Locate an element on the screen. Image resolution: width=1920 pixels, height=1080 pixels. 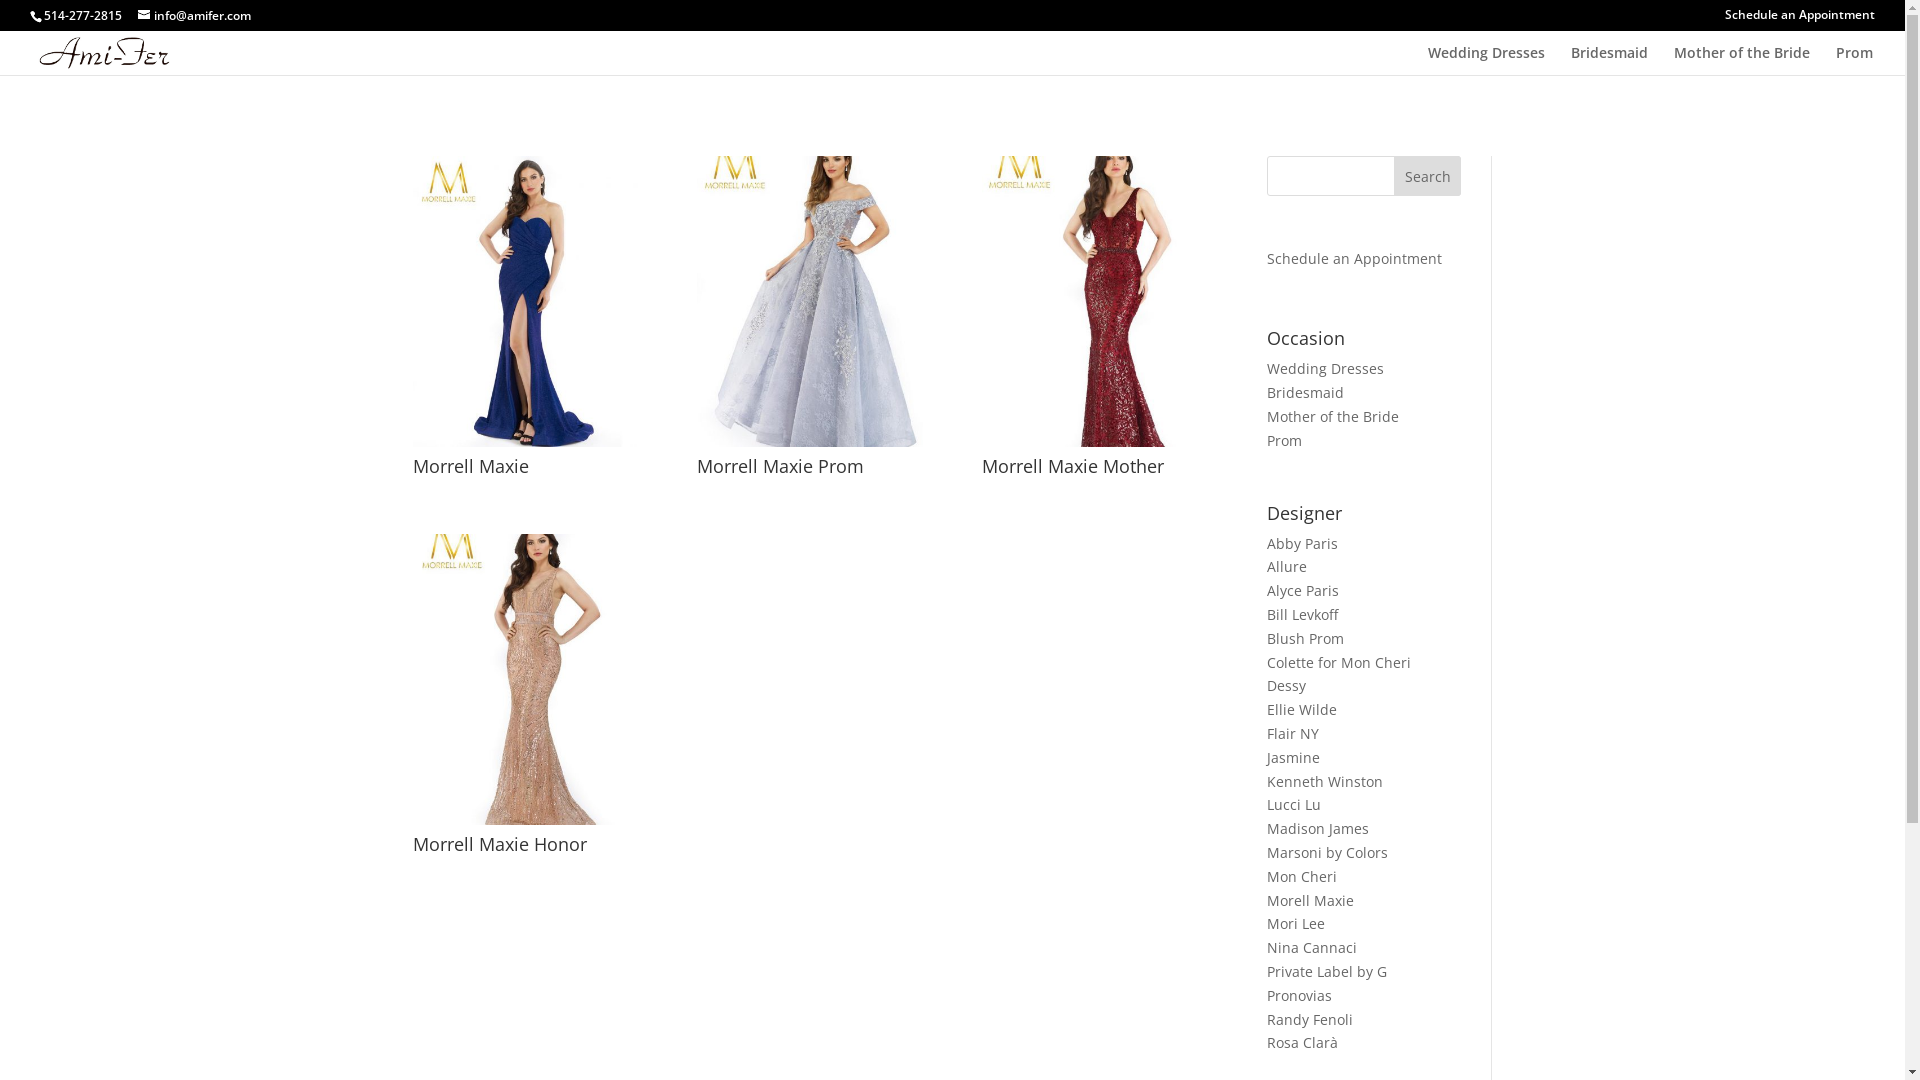
'Mon Cheri' is located at coordinates (1301, 875).